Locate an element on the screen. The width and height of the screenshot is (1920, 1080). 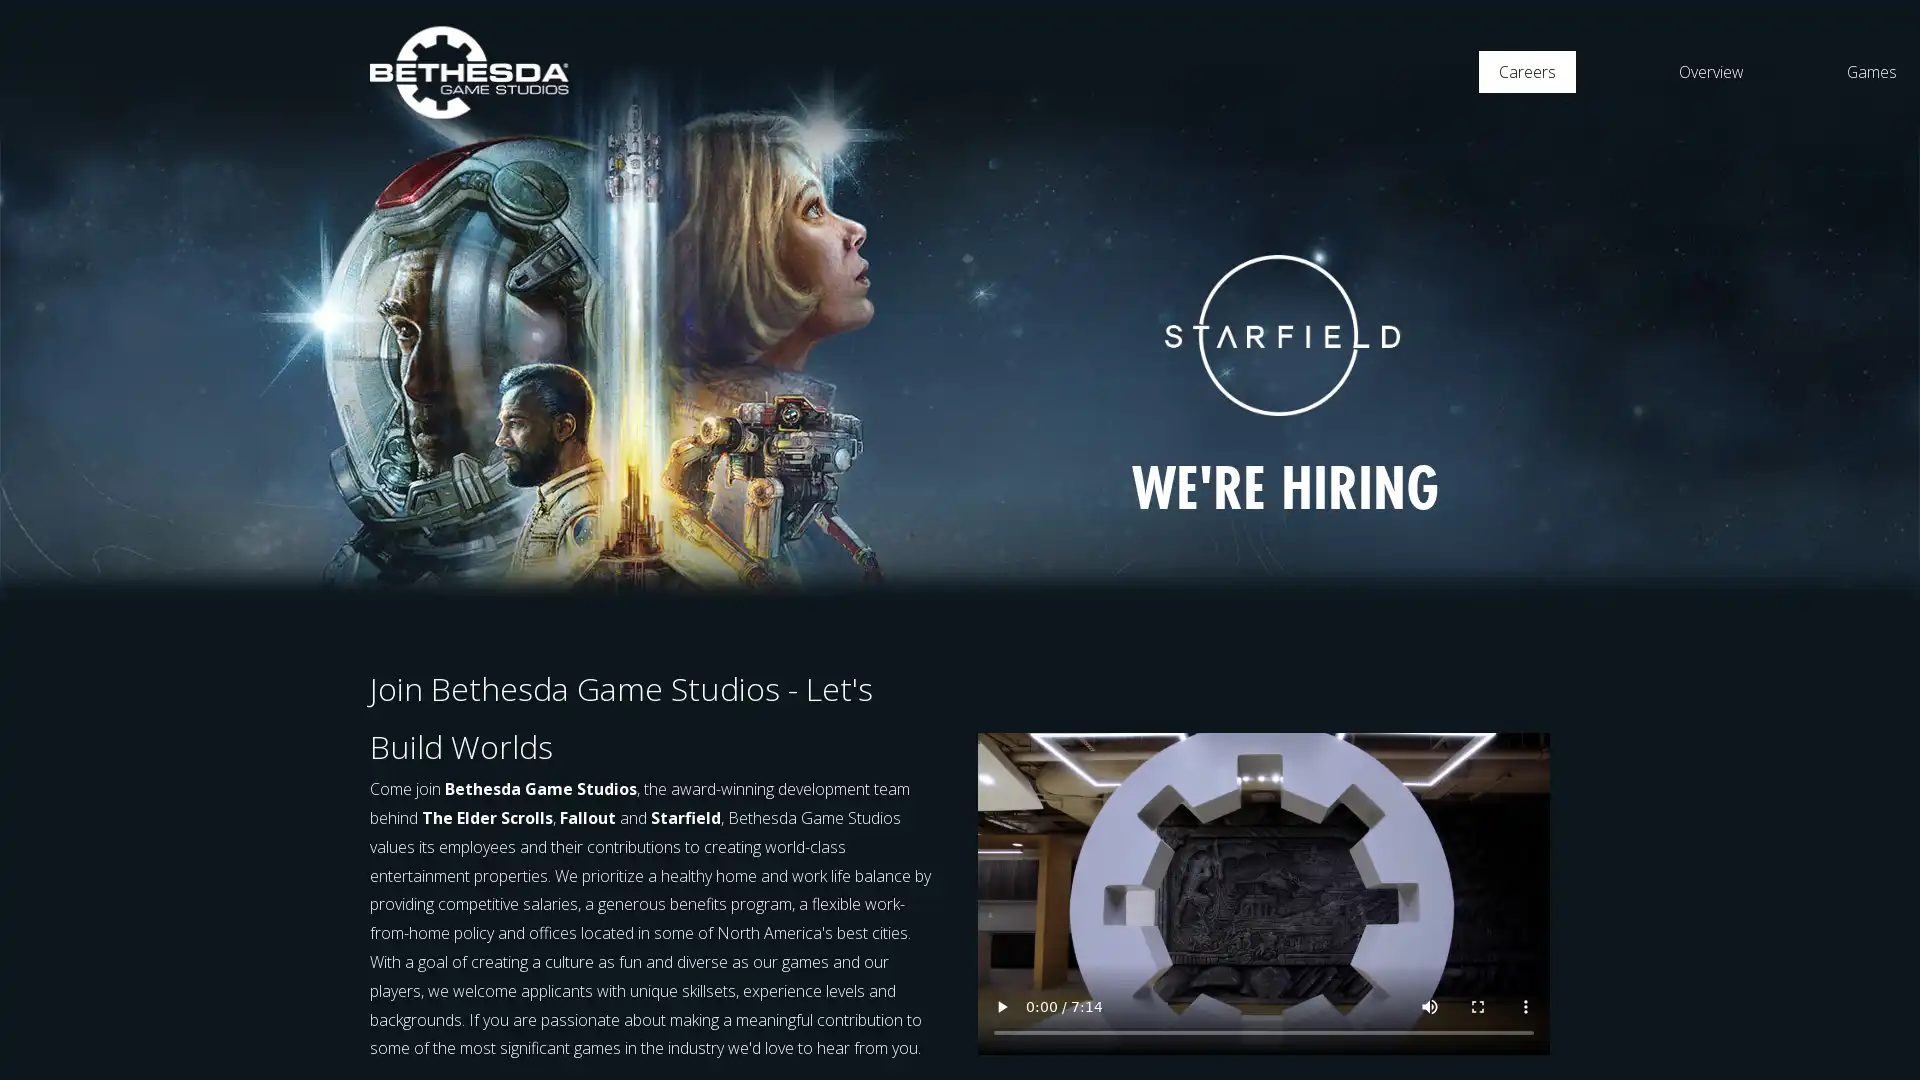
show more media controls is located at coordinates (1525, 1006).